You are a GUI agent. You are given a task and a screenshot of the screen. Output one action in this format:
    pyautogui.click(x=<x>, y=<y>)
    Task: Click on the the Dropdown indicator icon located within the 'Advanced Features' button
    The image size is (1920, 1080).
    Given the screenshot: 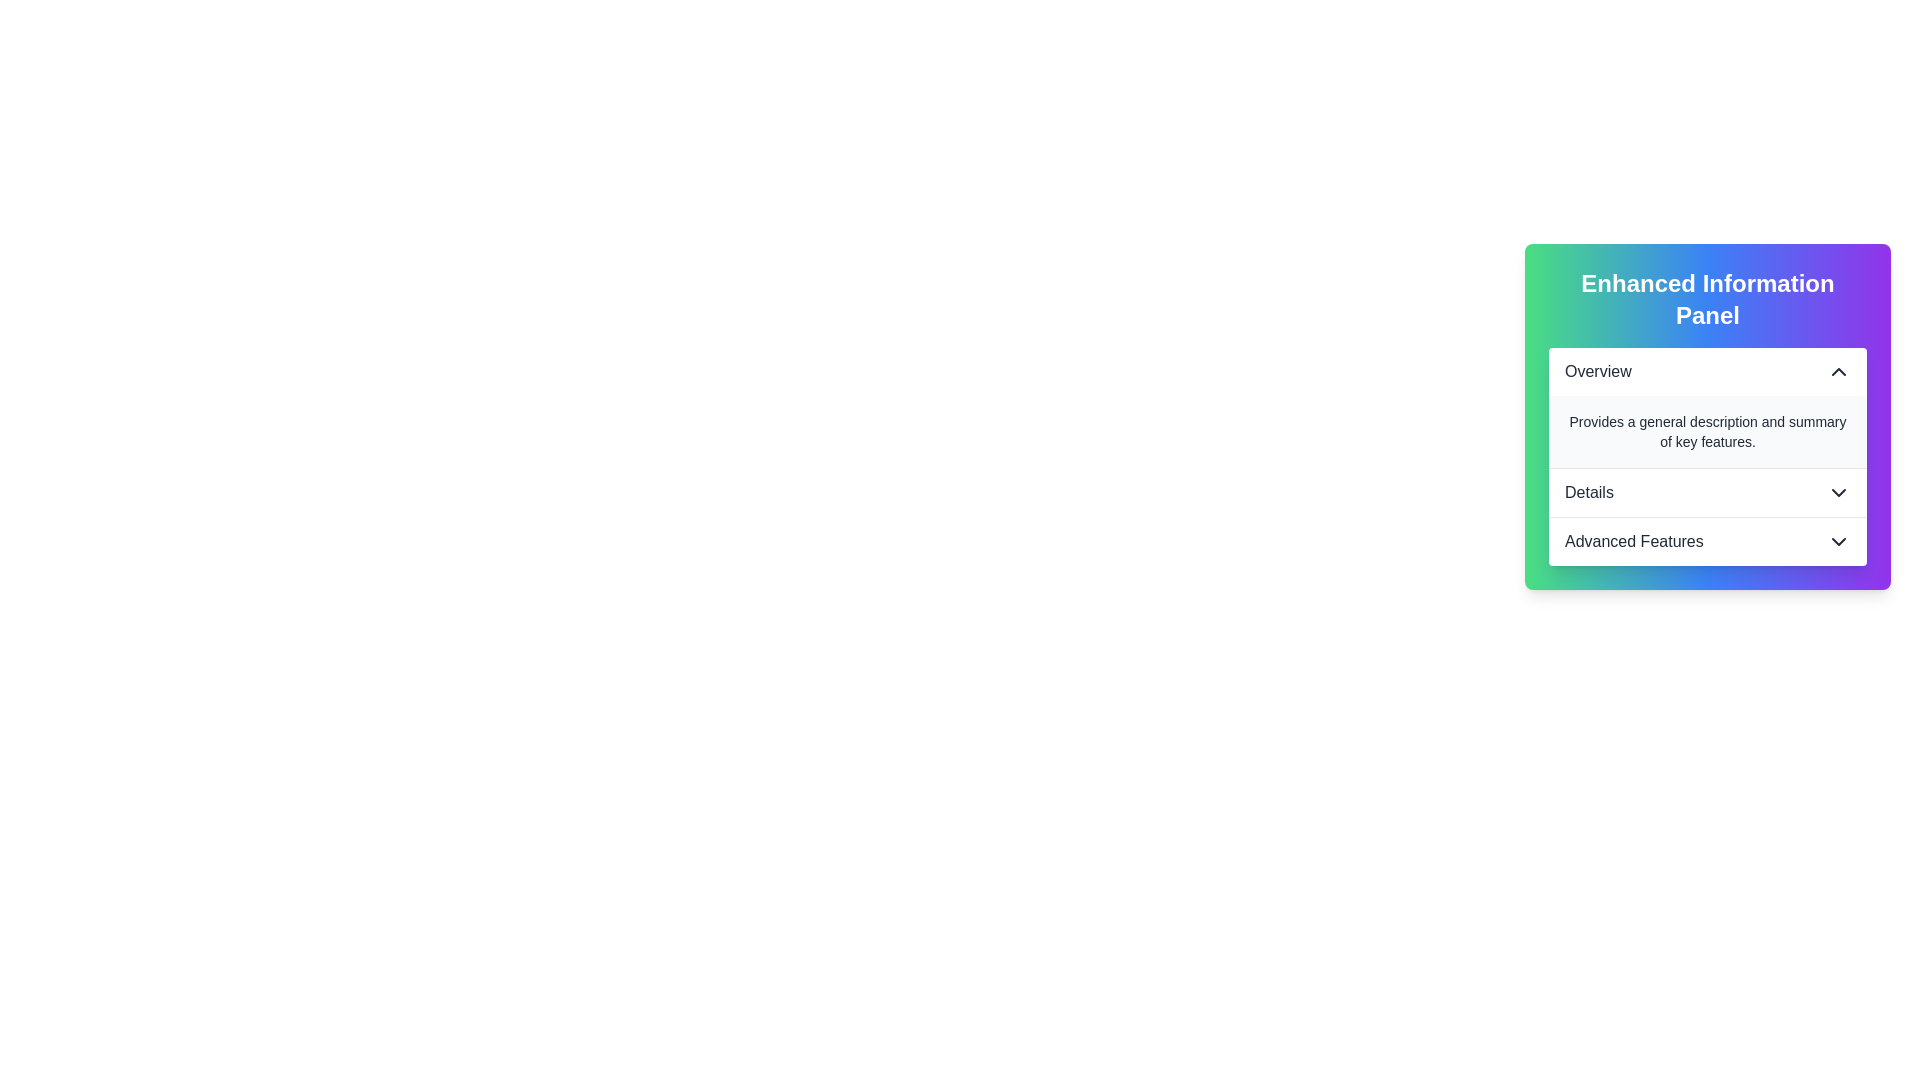 What is the action you would take?
    pyautogui.click(x=1838, y=542)
    